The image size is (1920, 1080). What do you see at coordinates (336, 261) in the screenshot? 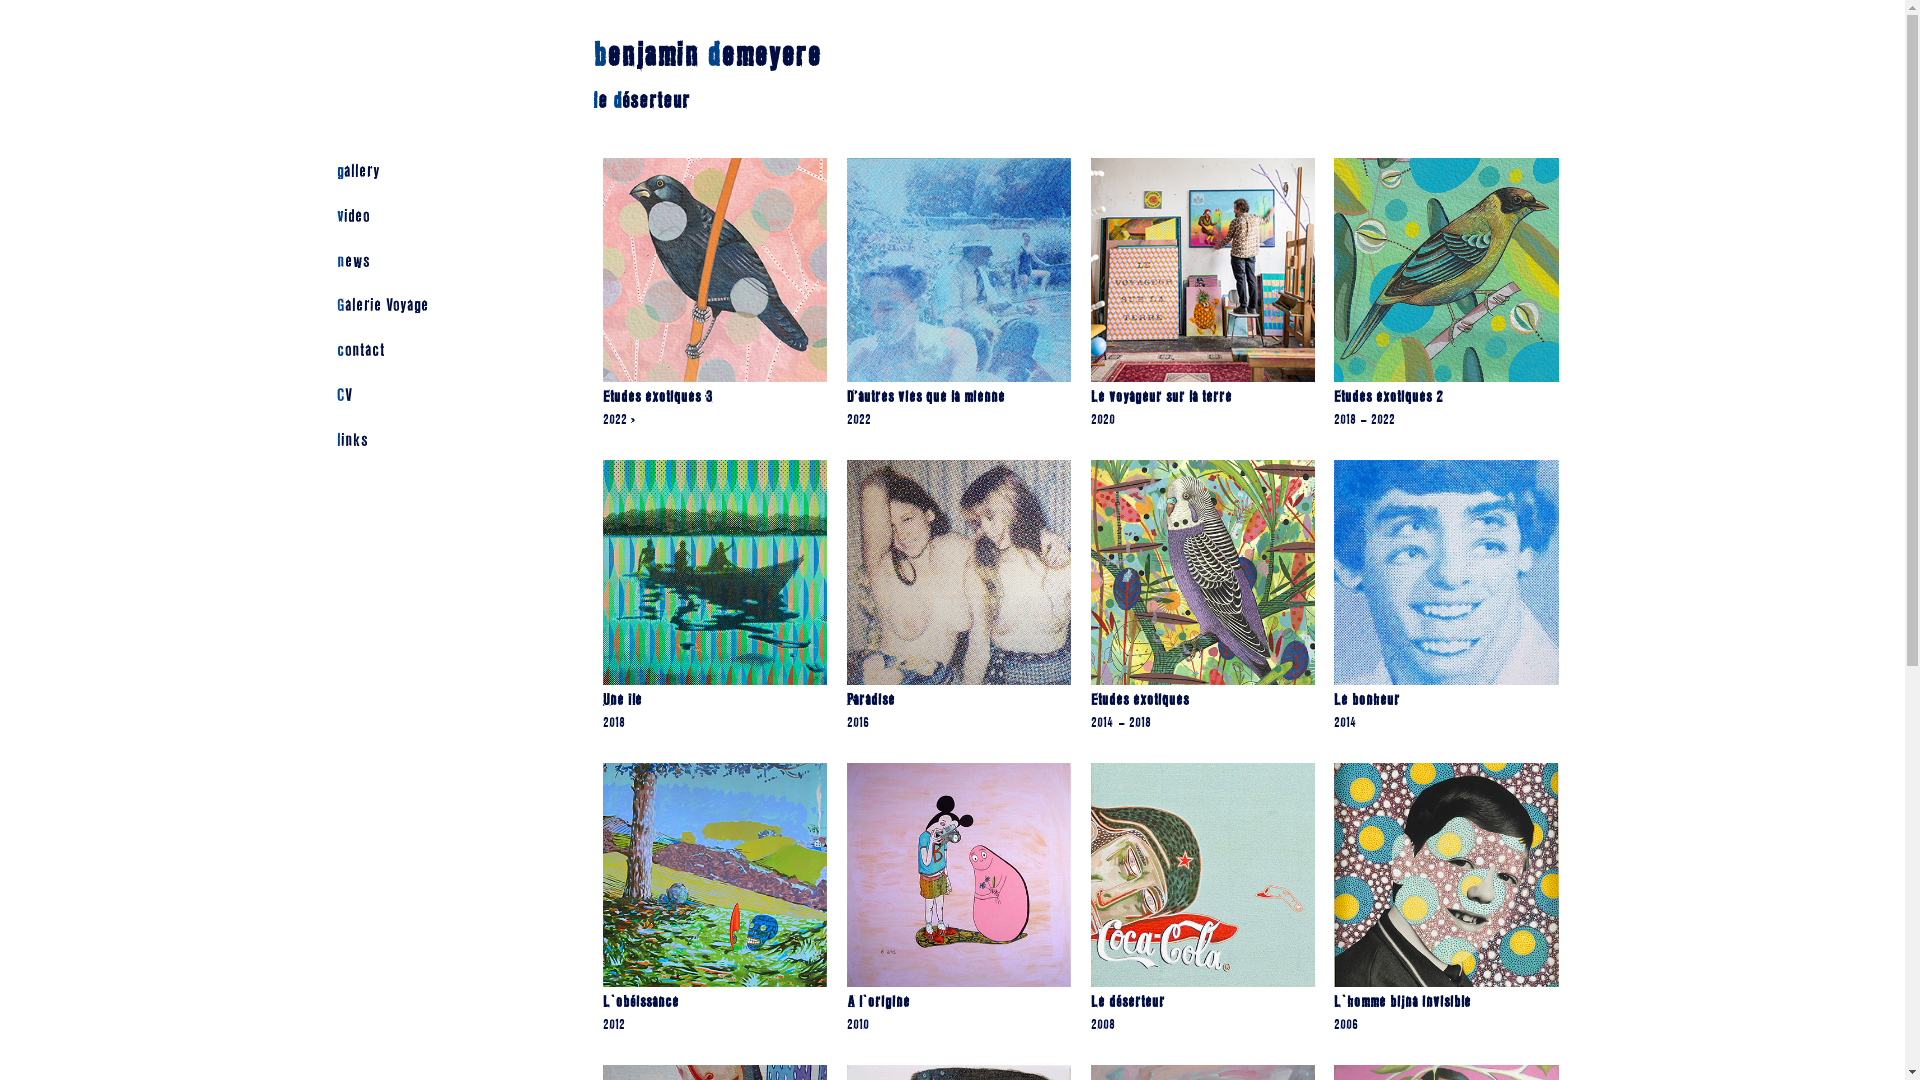
I see `'news'` at bounding box center [336, 261].